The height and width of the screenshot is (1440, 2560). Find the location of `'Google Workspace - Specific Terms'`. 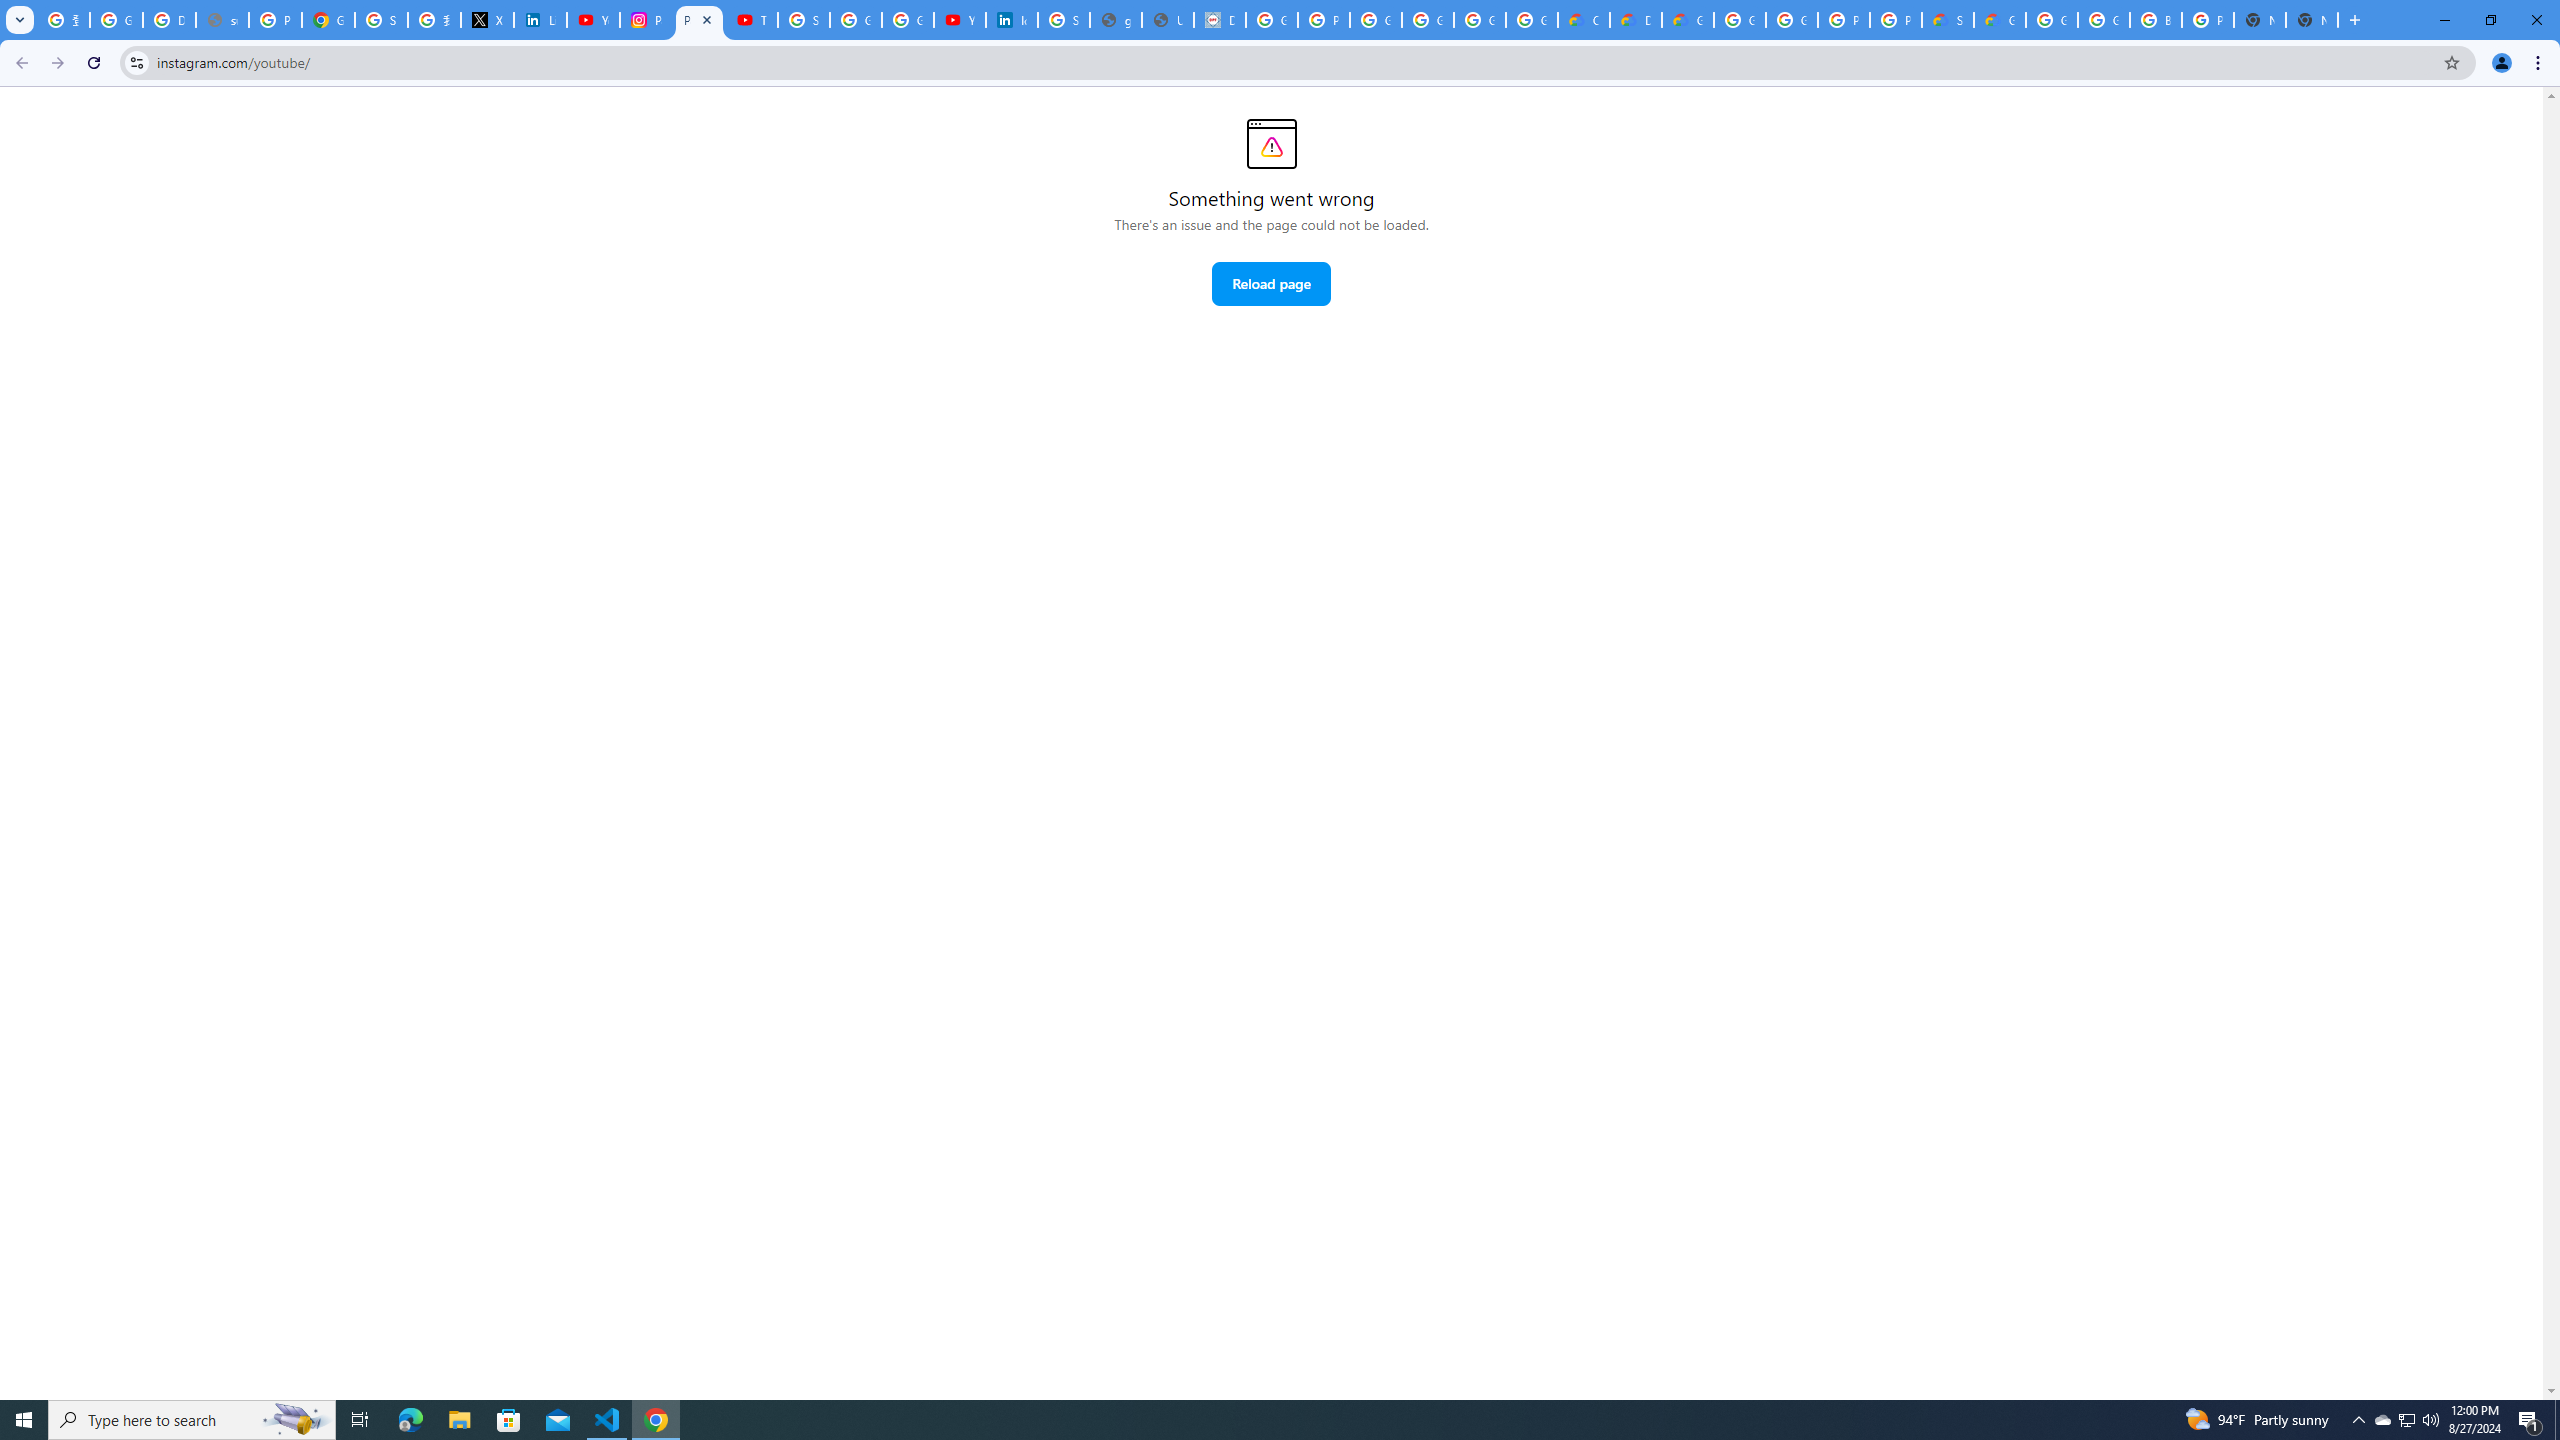

'Google Workspace - Specific Terms' is located at coordinates (1479, 19).